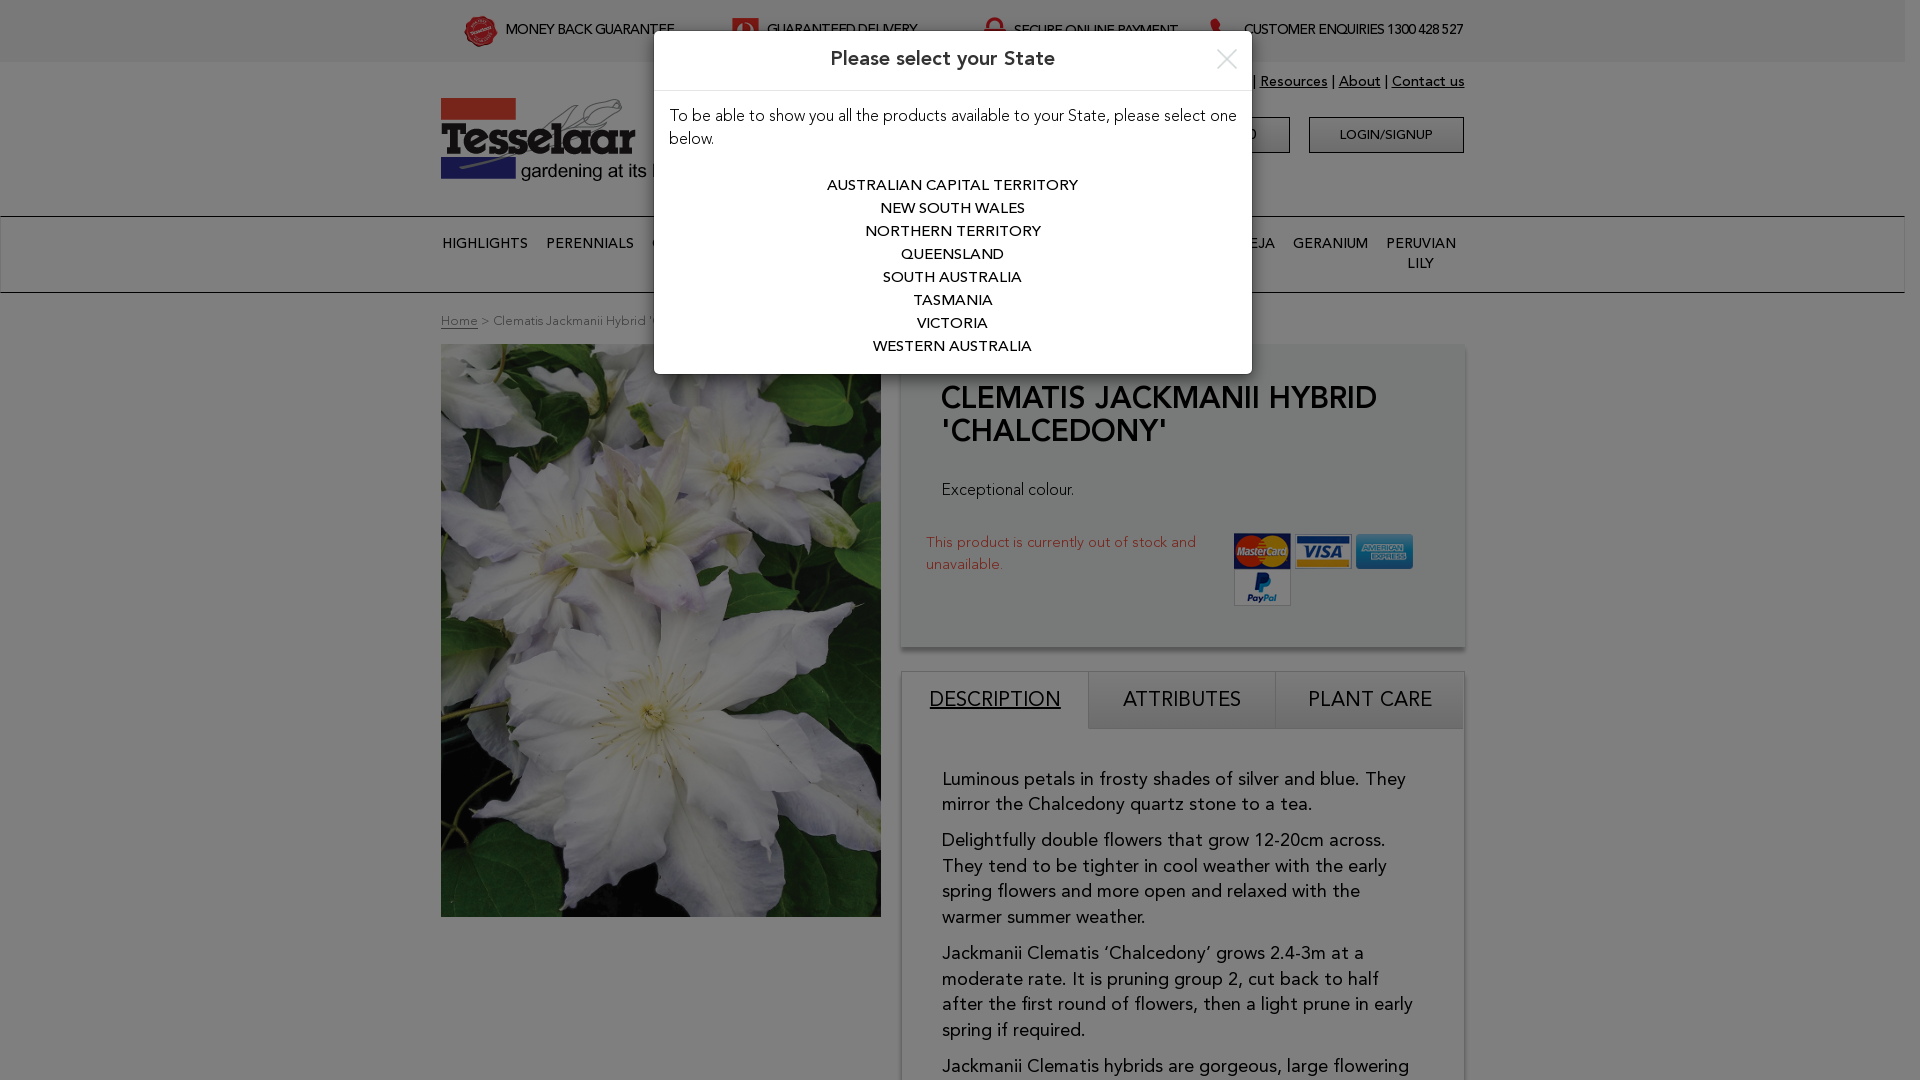 The image size is (1920, 1080). I want to click on 'About', so click(1338, 80).